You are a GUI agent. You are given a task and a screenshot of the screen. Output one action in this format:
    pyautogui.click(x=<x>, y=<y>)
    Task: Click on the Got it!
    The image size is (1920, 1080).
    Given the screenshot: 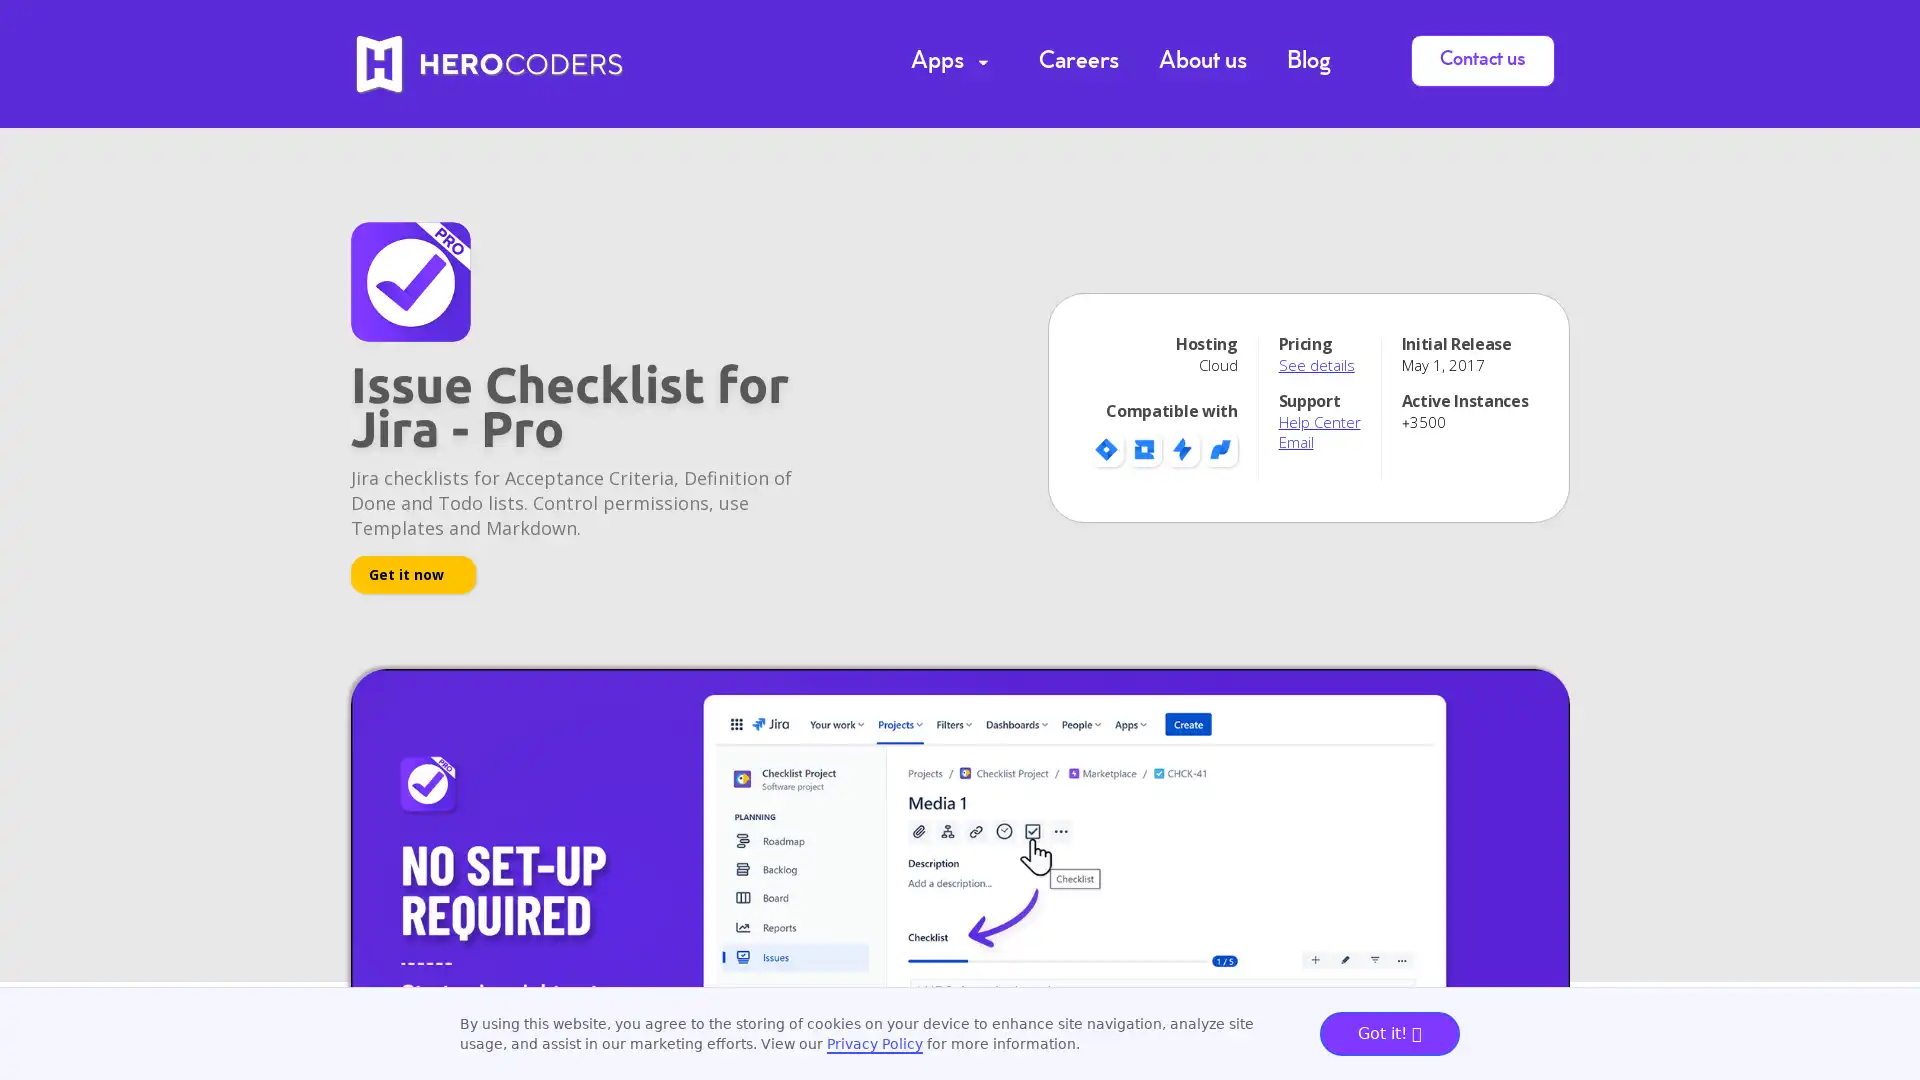 What is the action you would take?
    pyautogui.click(x=1389, y=1033)
    